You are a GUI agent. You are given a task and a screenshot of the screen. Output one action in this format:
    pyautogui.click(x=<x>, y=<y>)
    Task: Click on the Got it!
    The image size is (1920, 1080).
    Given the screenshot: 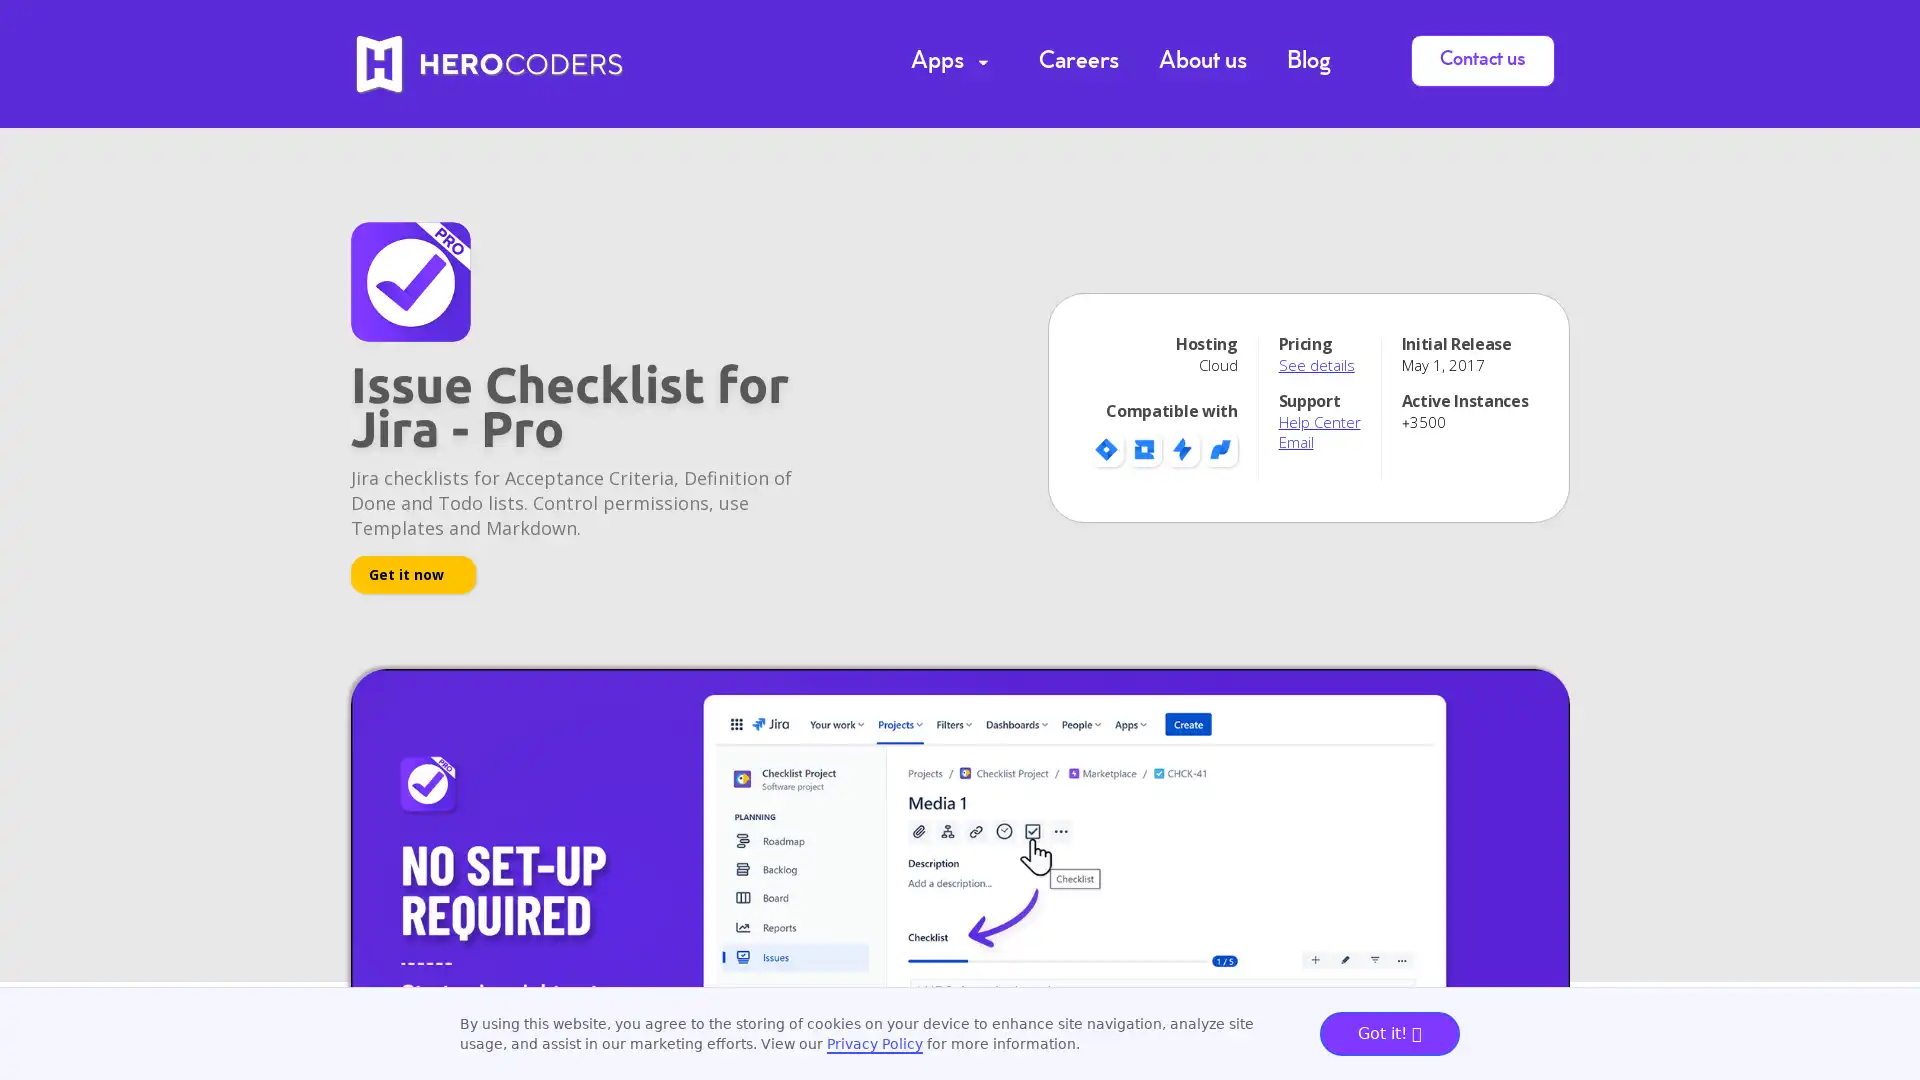 What is the action you would take?
    pyautogui.click(x=1389, y=1033)
    